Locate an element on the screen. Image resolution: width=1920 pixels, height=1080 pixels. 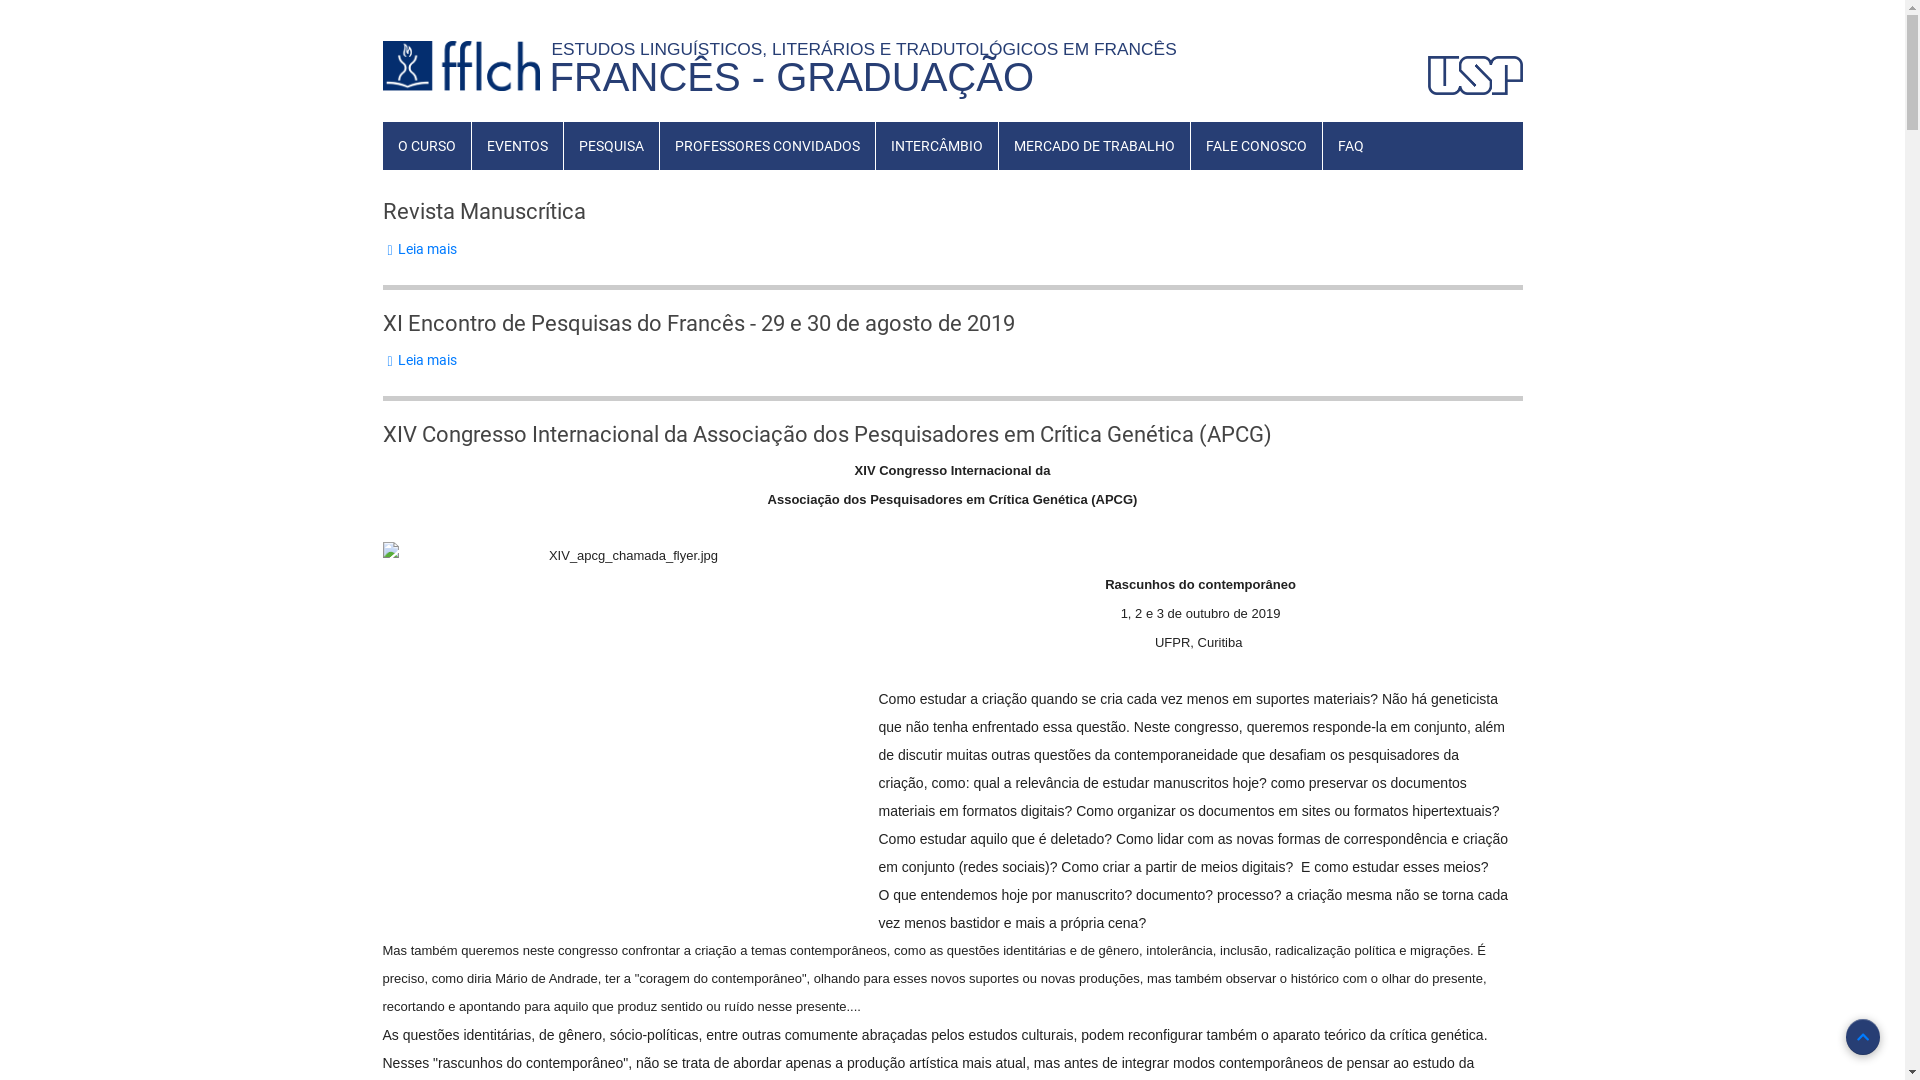
'PROFESSORES CONVIDADOS' is located at coordinates (766, 145).